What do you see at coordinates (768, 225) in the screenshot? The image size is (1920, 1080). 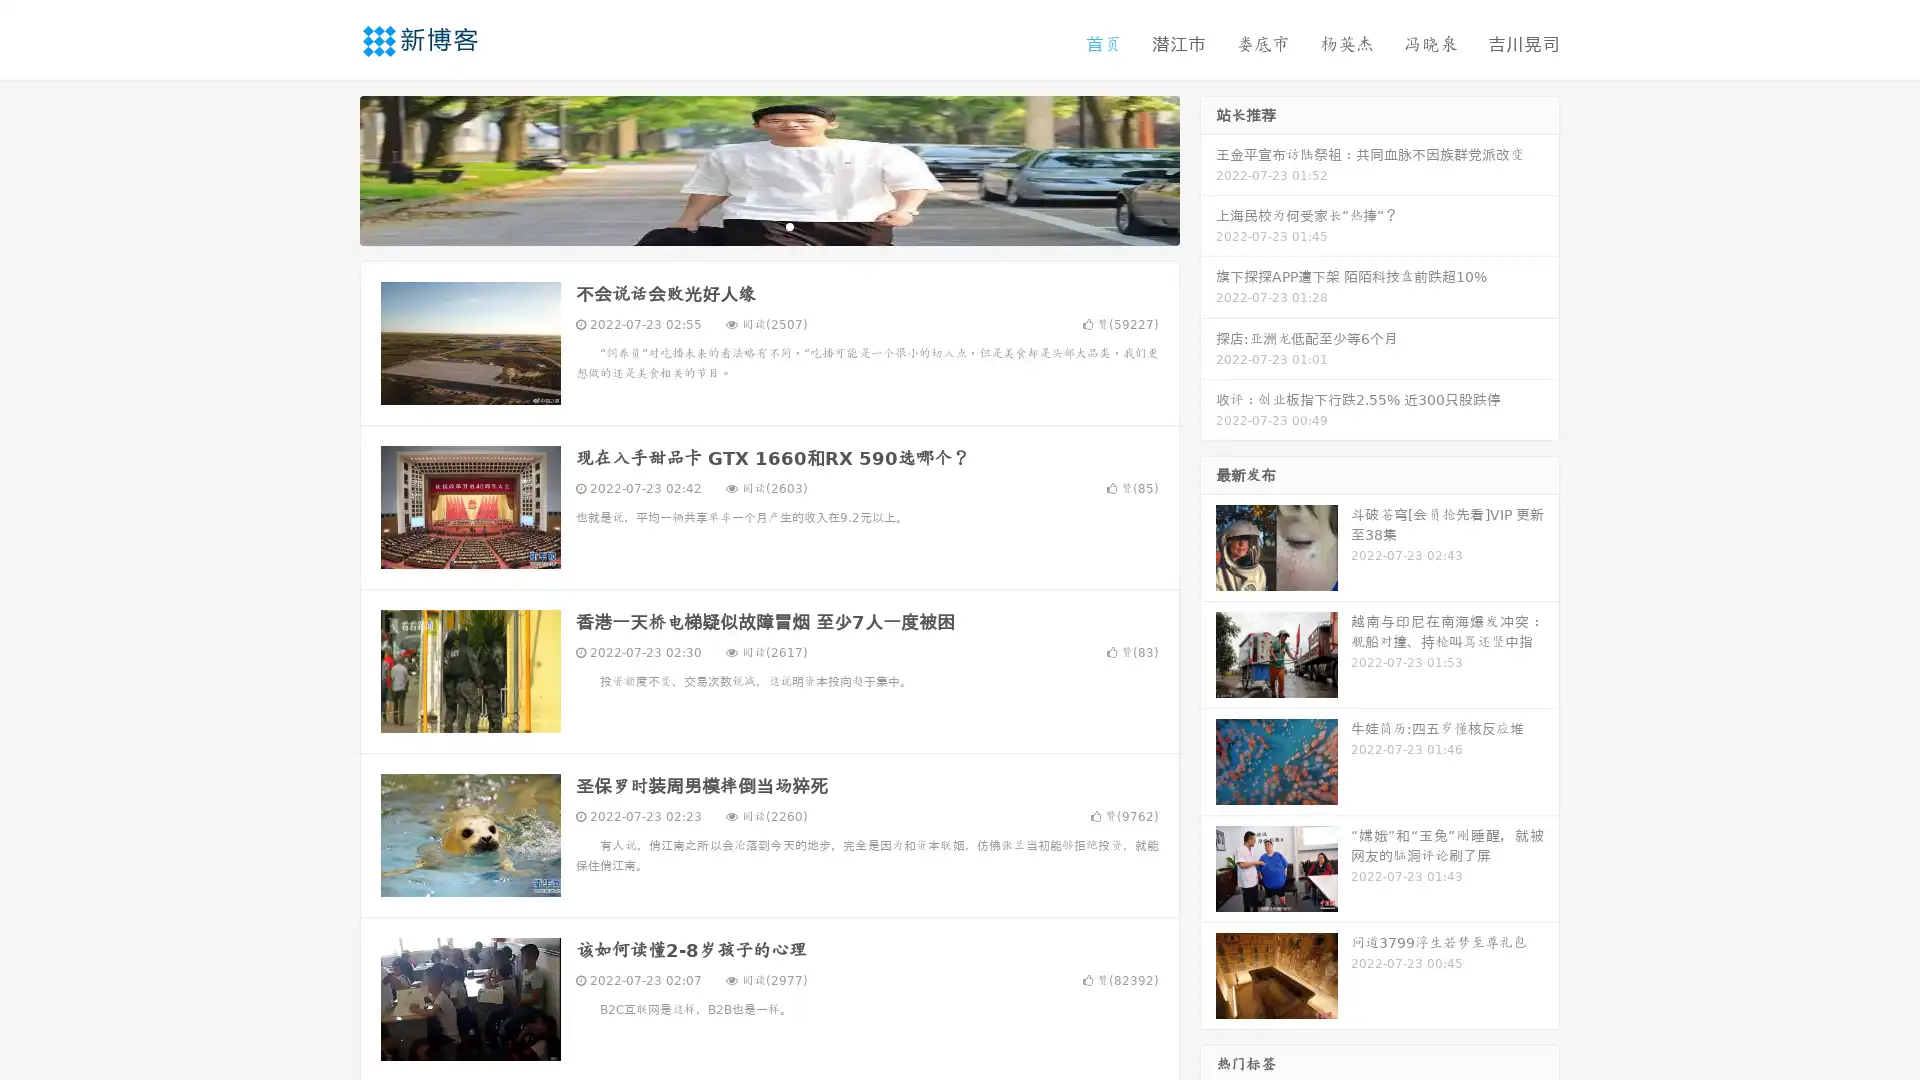 I see `Go to slide 2` at bounding box center [768, 225].